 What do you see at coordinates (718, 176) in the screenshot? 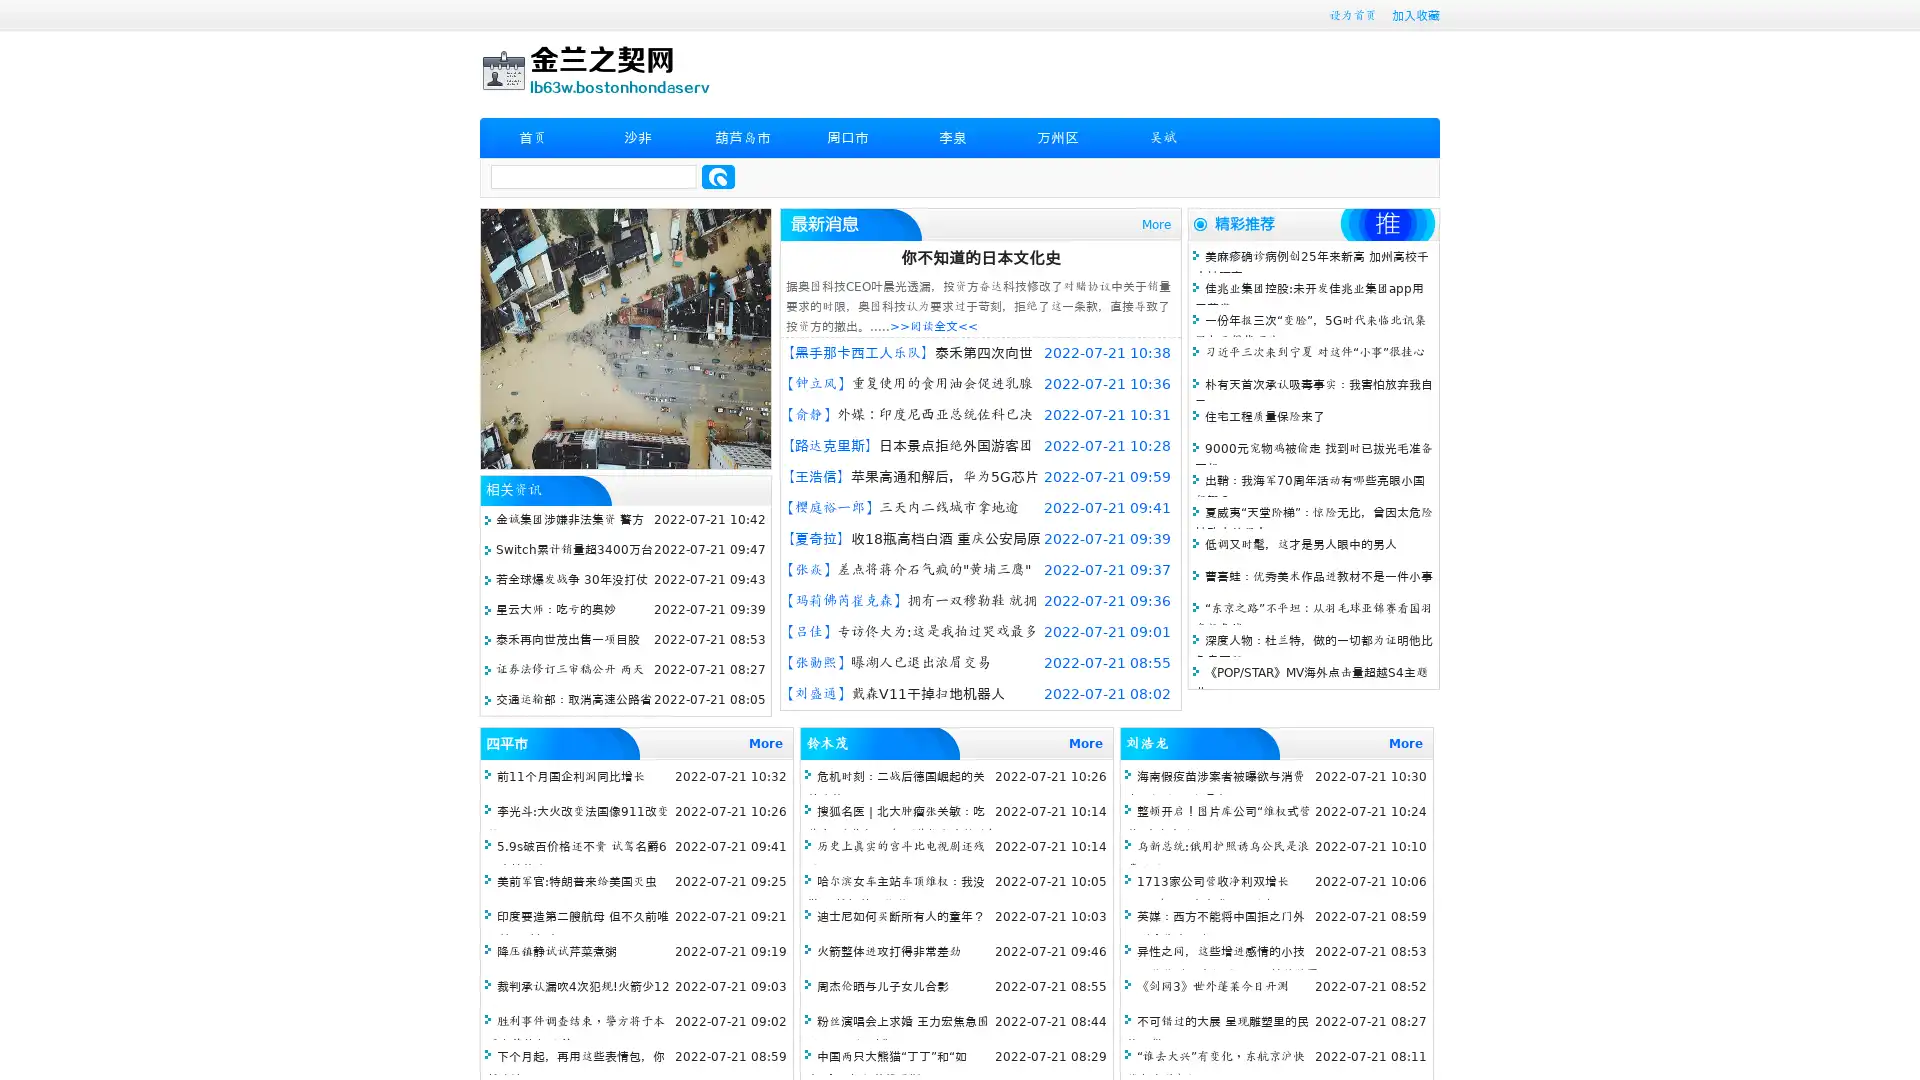
I see `Search` at bounding box center [718, 176].